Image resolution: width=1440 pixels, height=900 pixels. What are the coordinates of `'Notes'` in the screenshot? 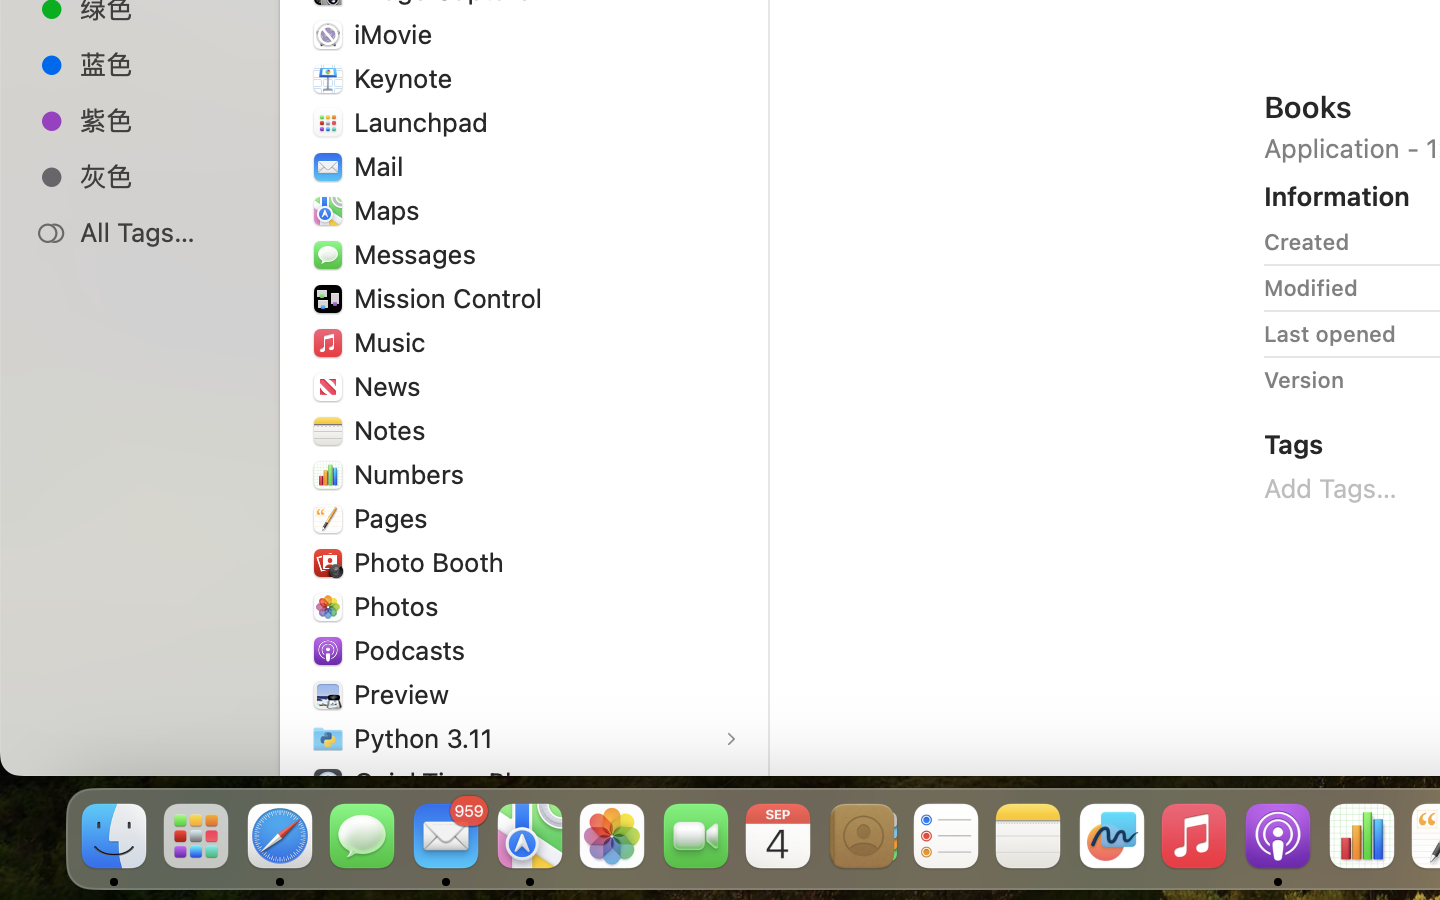 It's located at (392, 430).